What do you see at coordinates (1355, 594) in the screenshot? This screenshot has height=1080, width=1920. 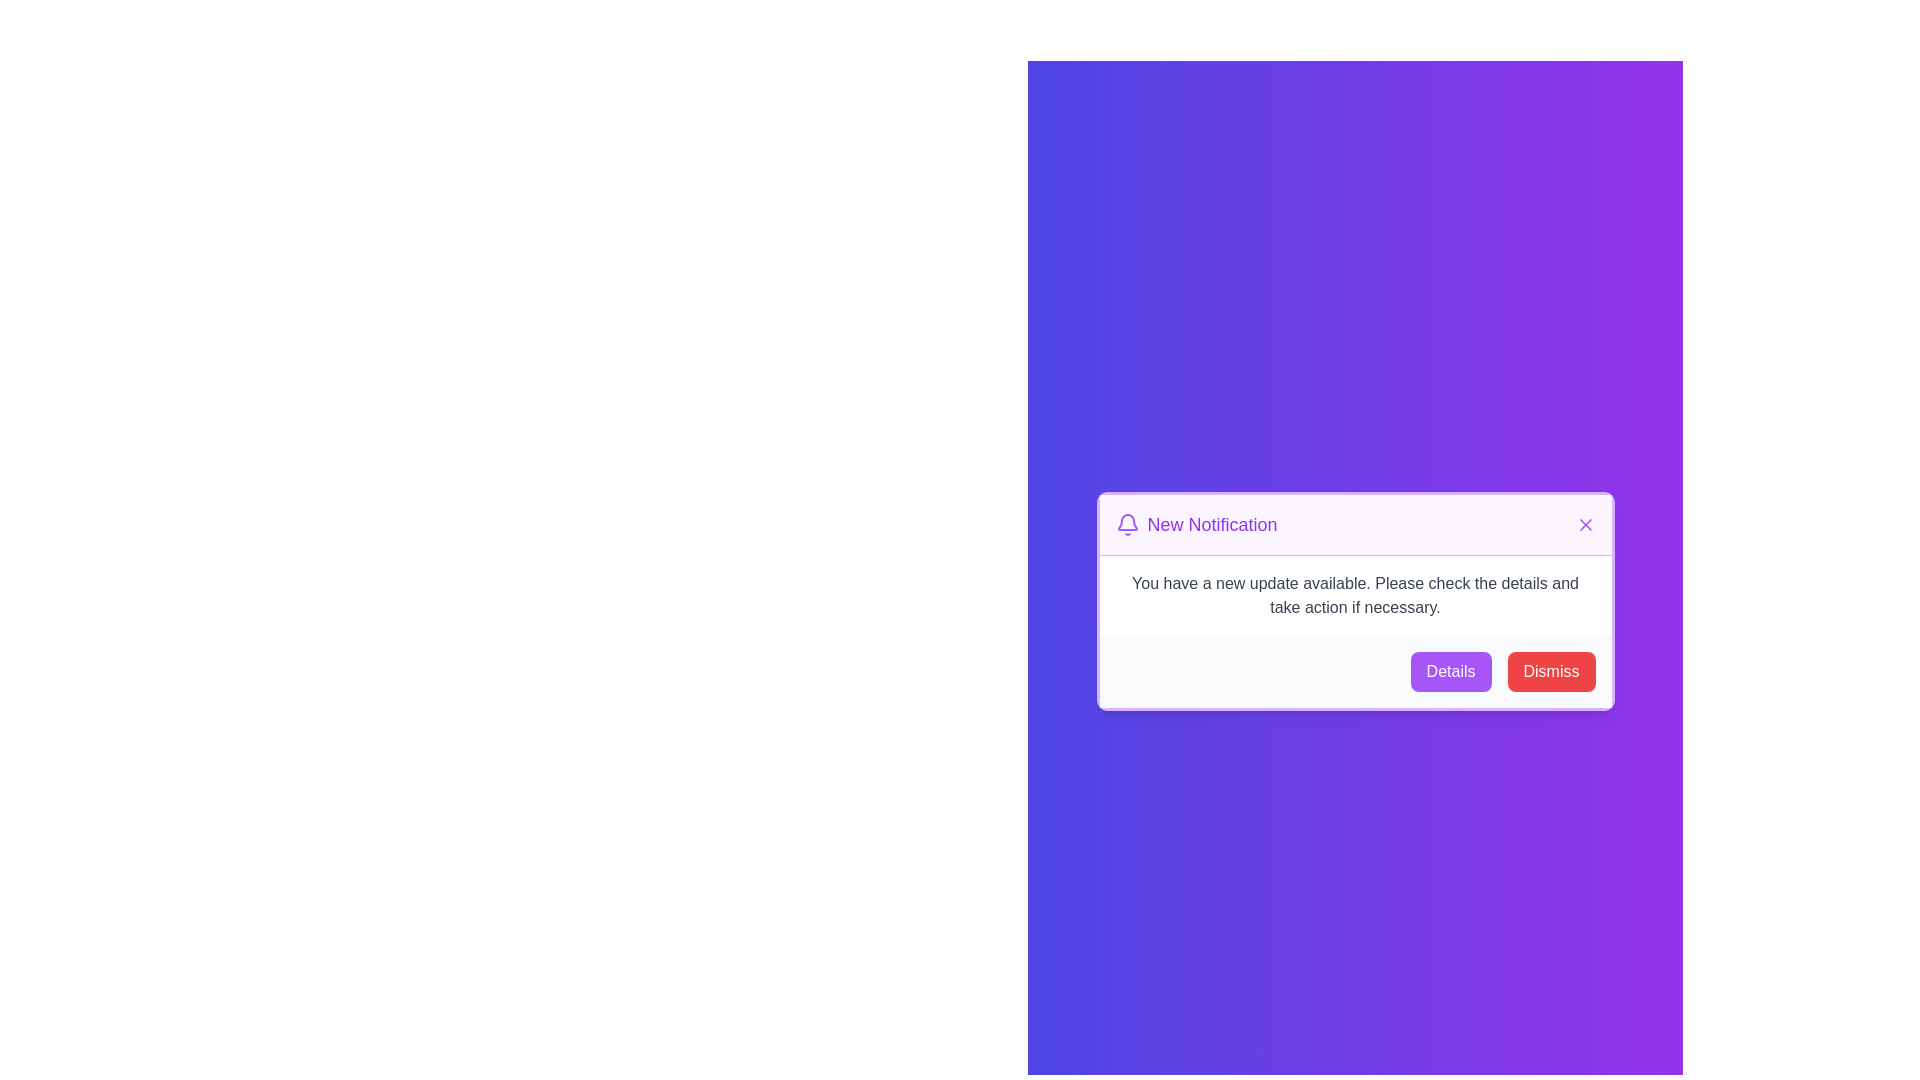 I see `text block displaying the message: 'You have a new update available. Please check the details and take action if necessary.' located in the notification popup beneath the title 'New Notification'` at bounding box center [1355, 594].